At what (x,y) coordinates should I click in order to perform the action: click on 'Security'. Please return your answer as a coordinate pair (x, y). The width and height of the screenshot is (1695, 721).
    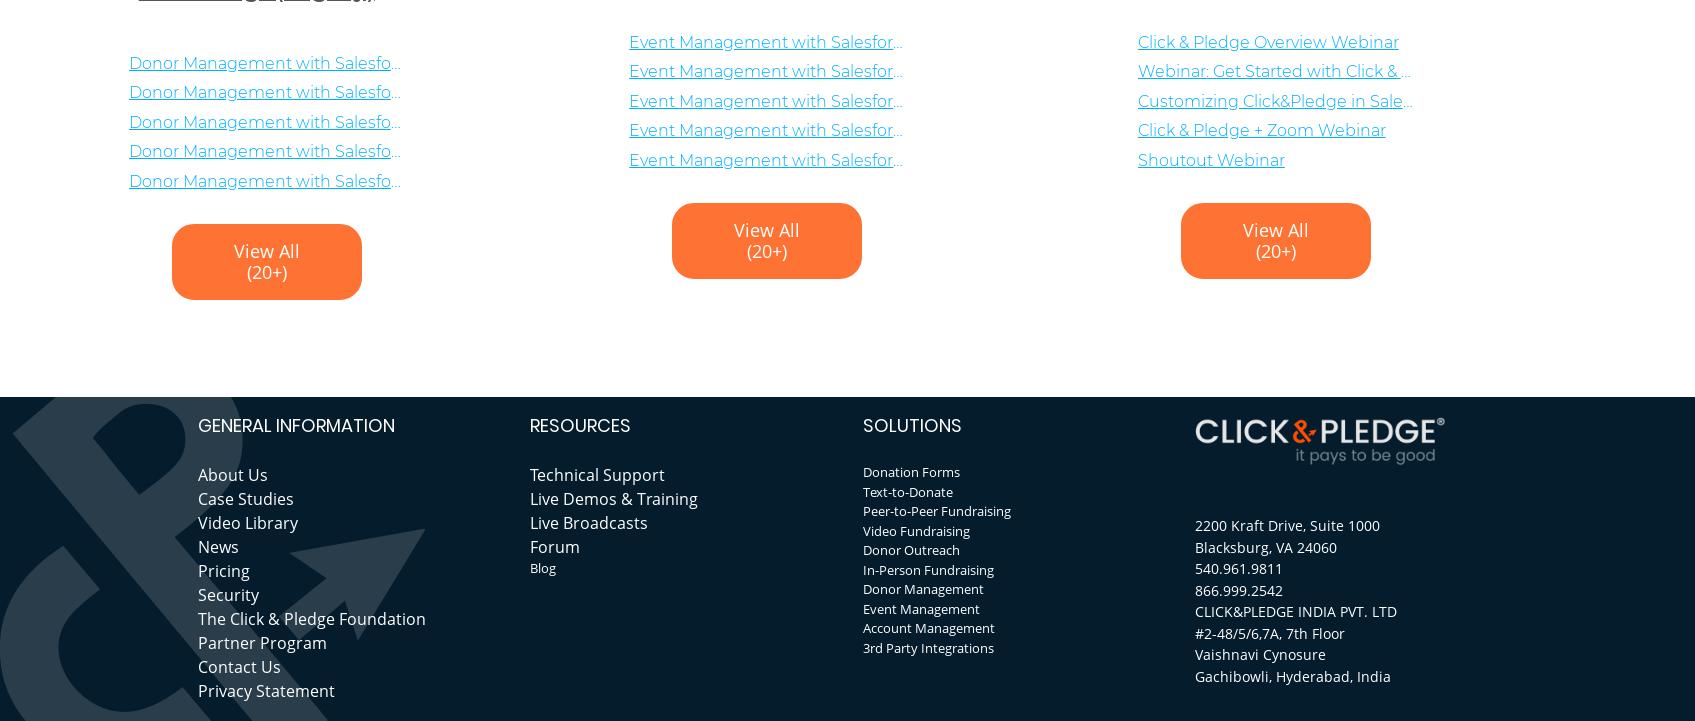
    Looking at the image, I should click on (196, 593).